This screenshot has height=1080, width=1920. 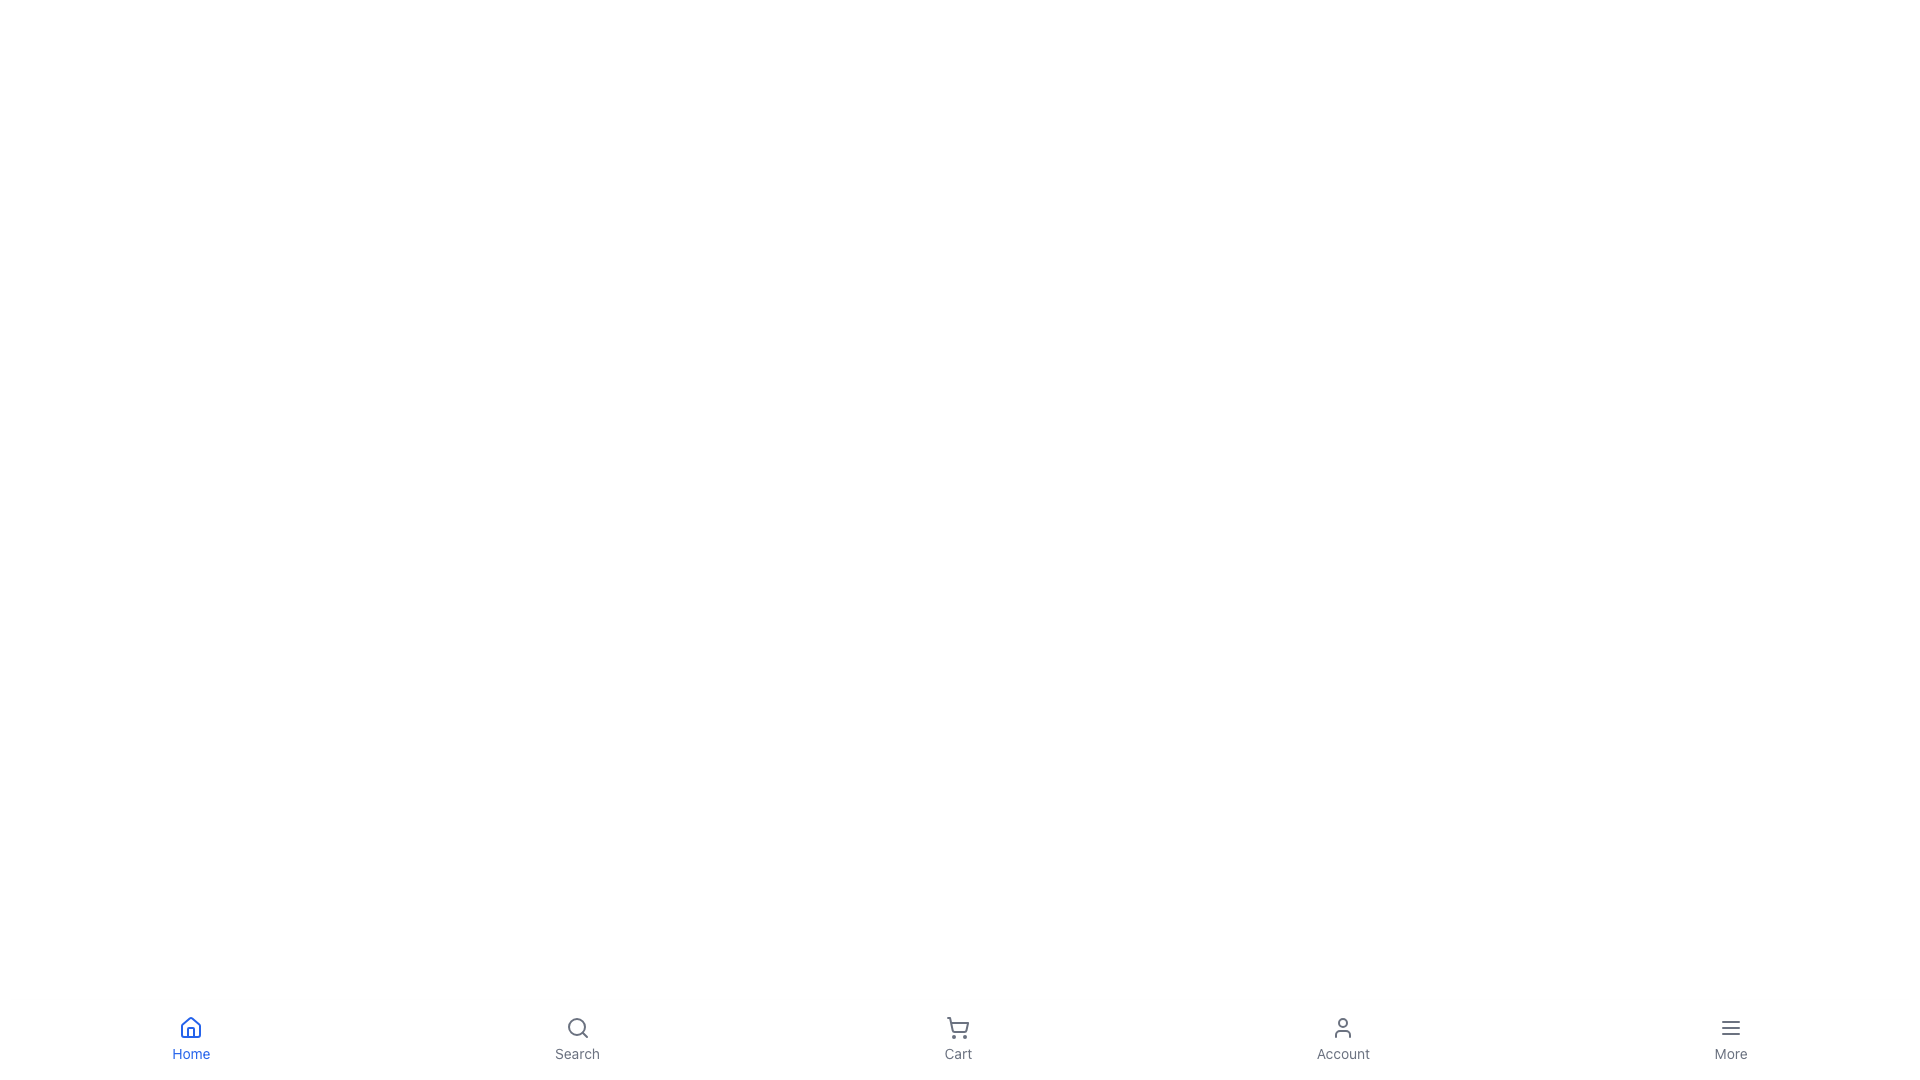 What do you see at coordinates (1343, 1028) in the screenshot?
I see `the user profile icon in the bottom navigation bar` at bounding box center [1343, 1028].